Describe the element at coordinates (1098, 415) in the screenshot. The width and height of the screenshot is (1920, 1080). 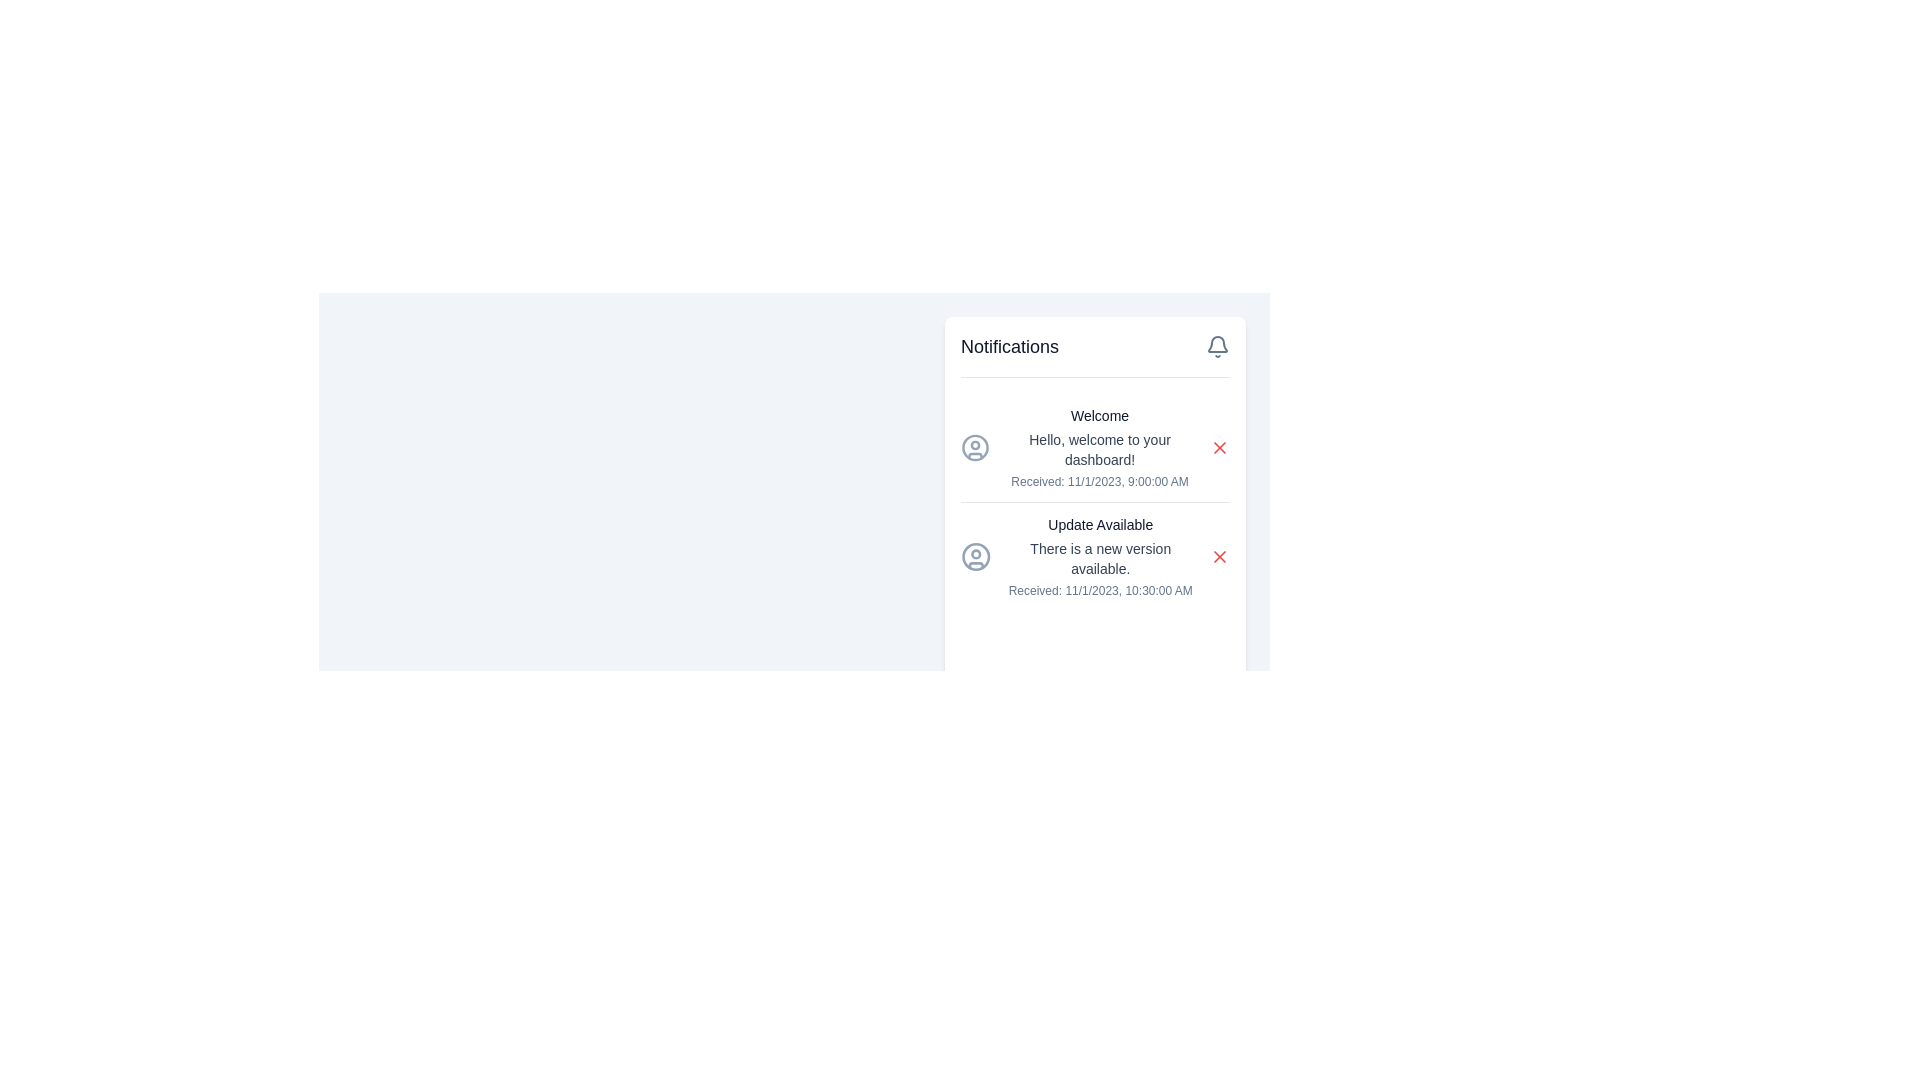
I see `text element that displays 'Welcome', which is styled in bold, dark slate color, and positioned at the top-center of the notification card` at that location.